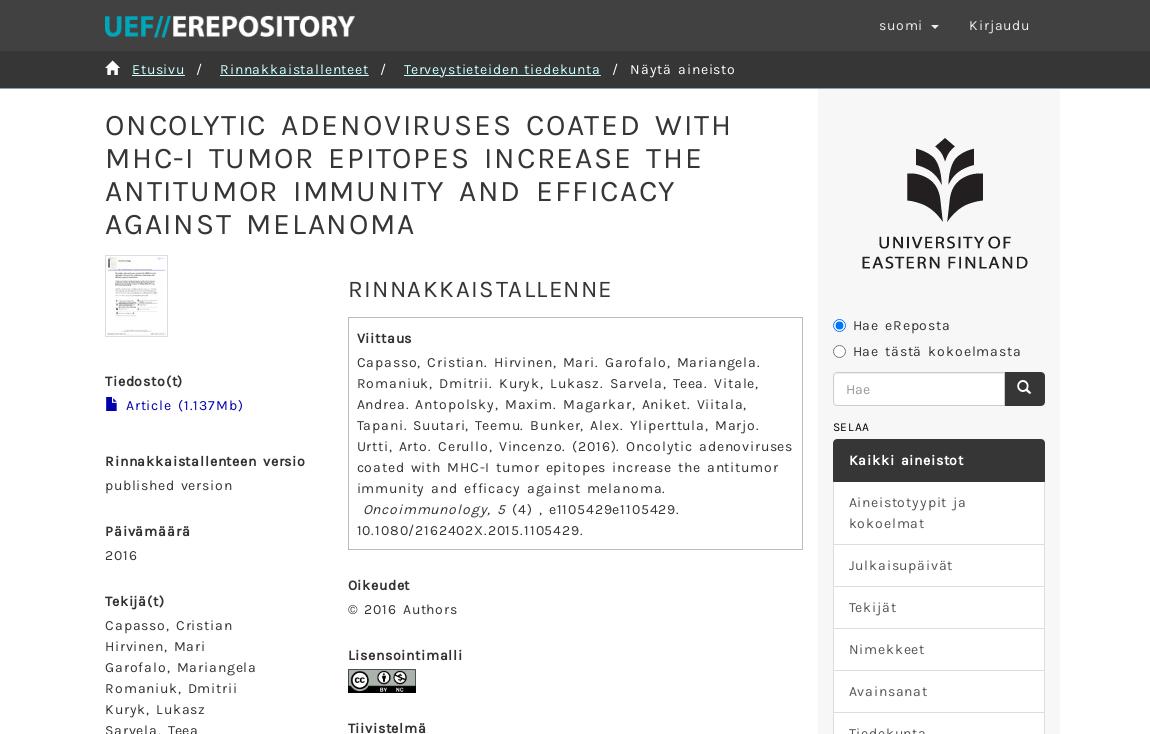  What do you see at coordinates (617, 446) in the screenshot?
I see `').'` at bounding box center [617, 446].